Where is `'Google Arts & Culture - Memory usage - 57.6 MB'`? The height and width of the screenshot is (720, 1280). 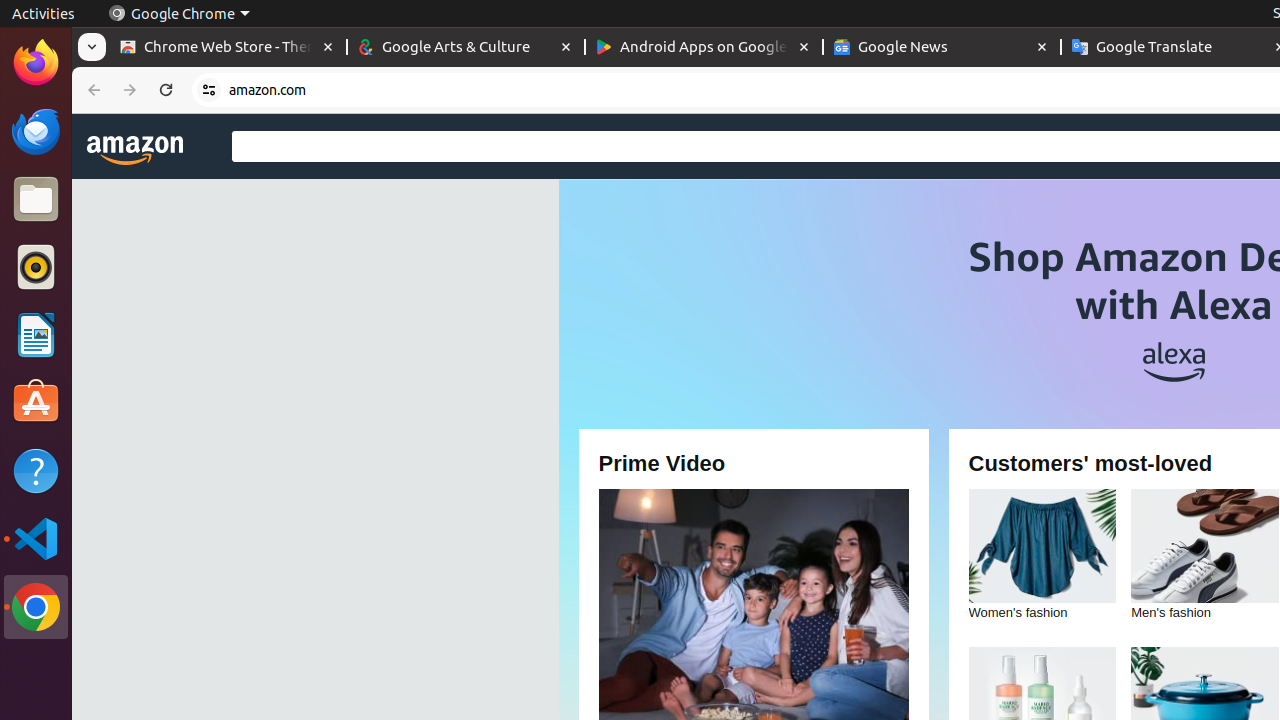 'Google Arts & Culture - Memory usage - 57.6 MB' is located at coordinates (465, 46).